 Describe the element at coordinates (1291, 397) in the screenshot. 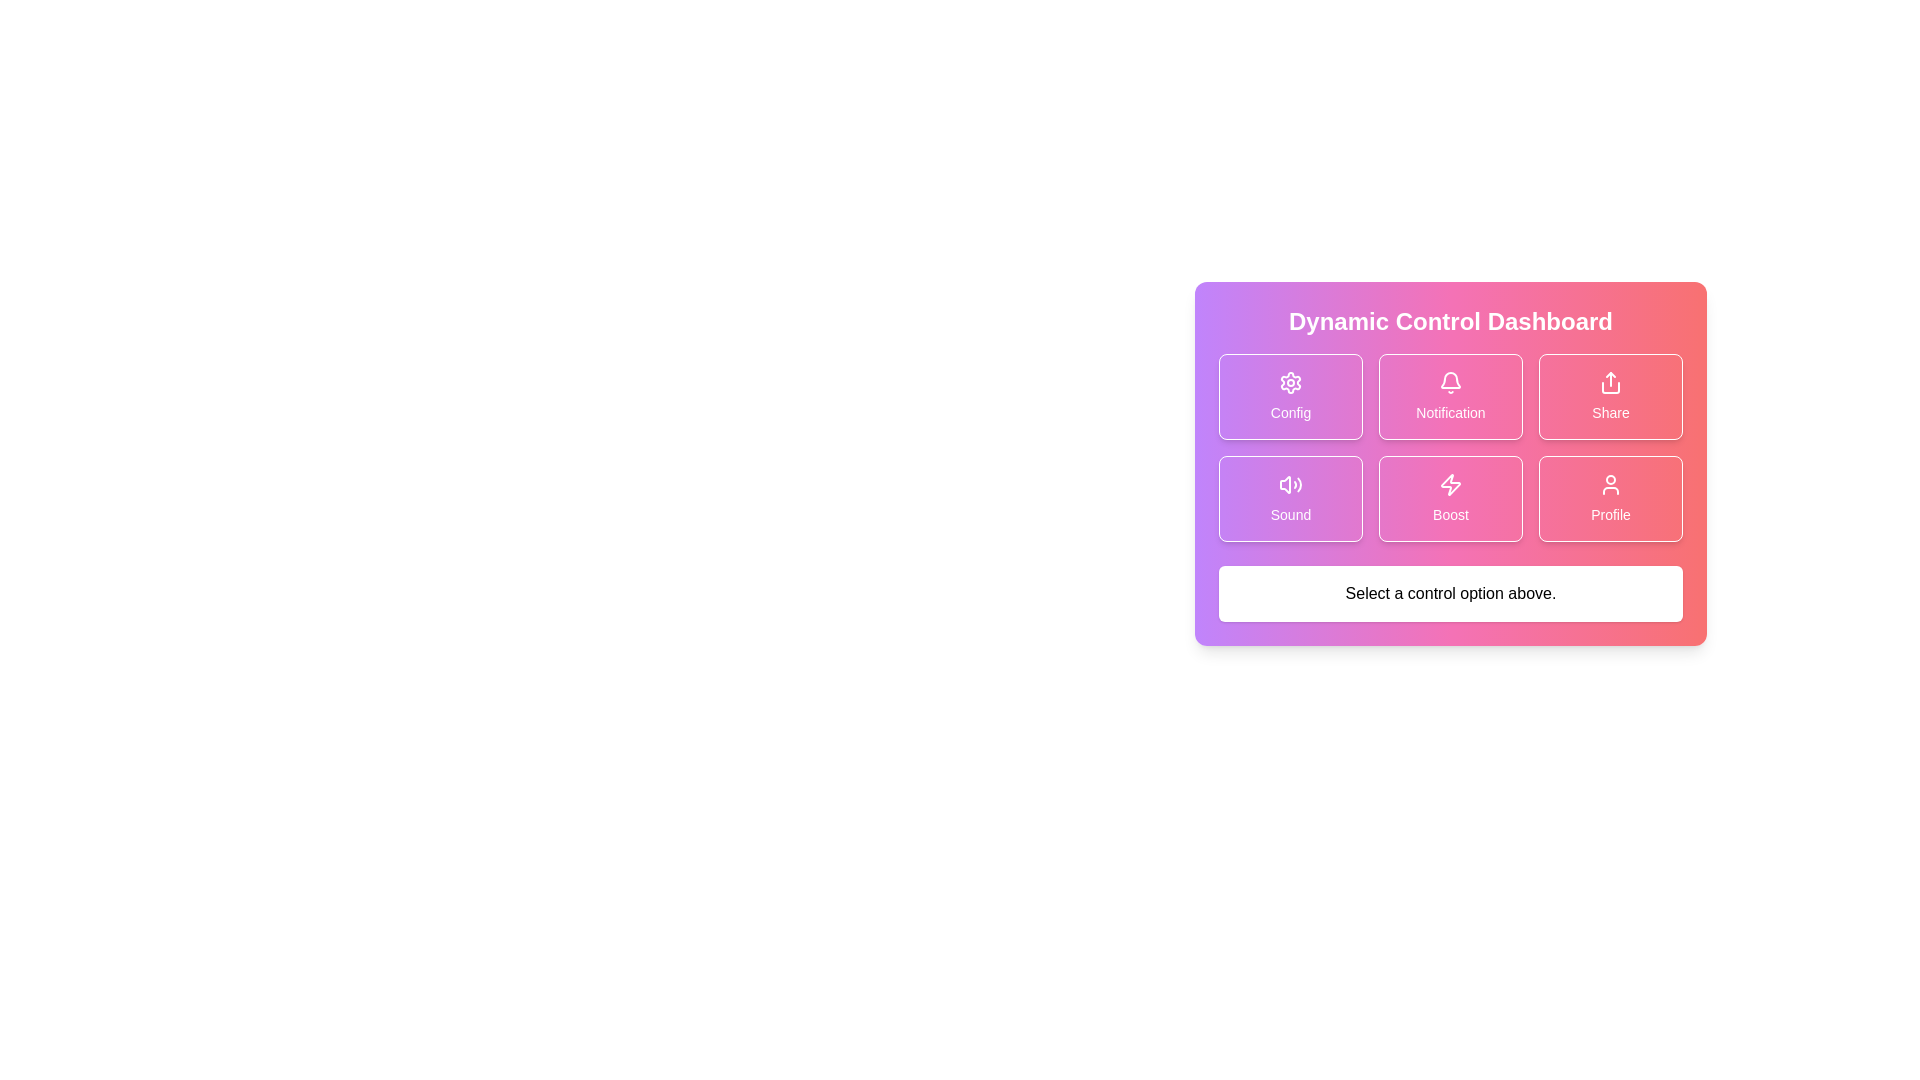

I see `the 'Config' button with a purple to pink gradient background, featuring a white gear icon and small white text underneath` at that location.